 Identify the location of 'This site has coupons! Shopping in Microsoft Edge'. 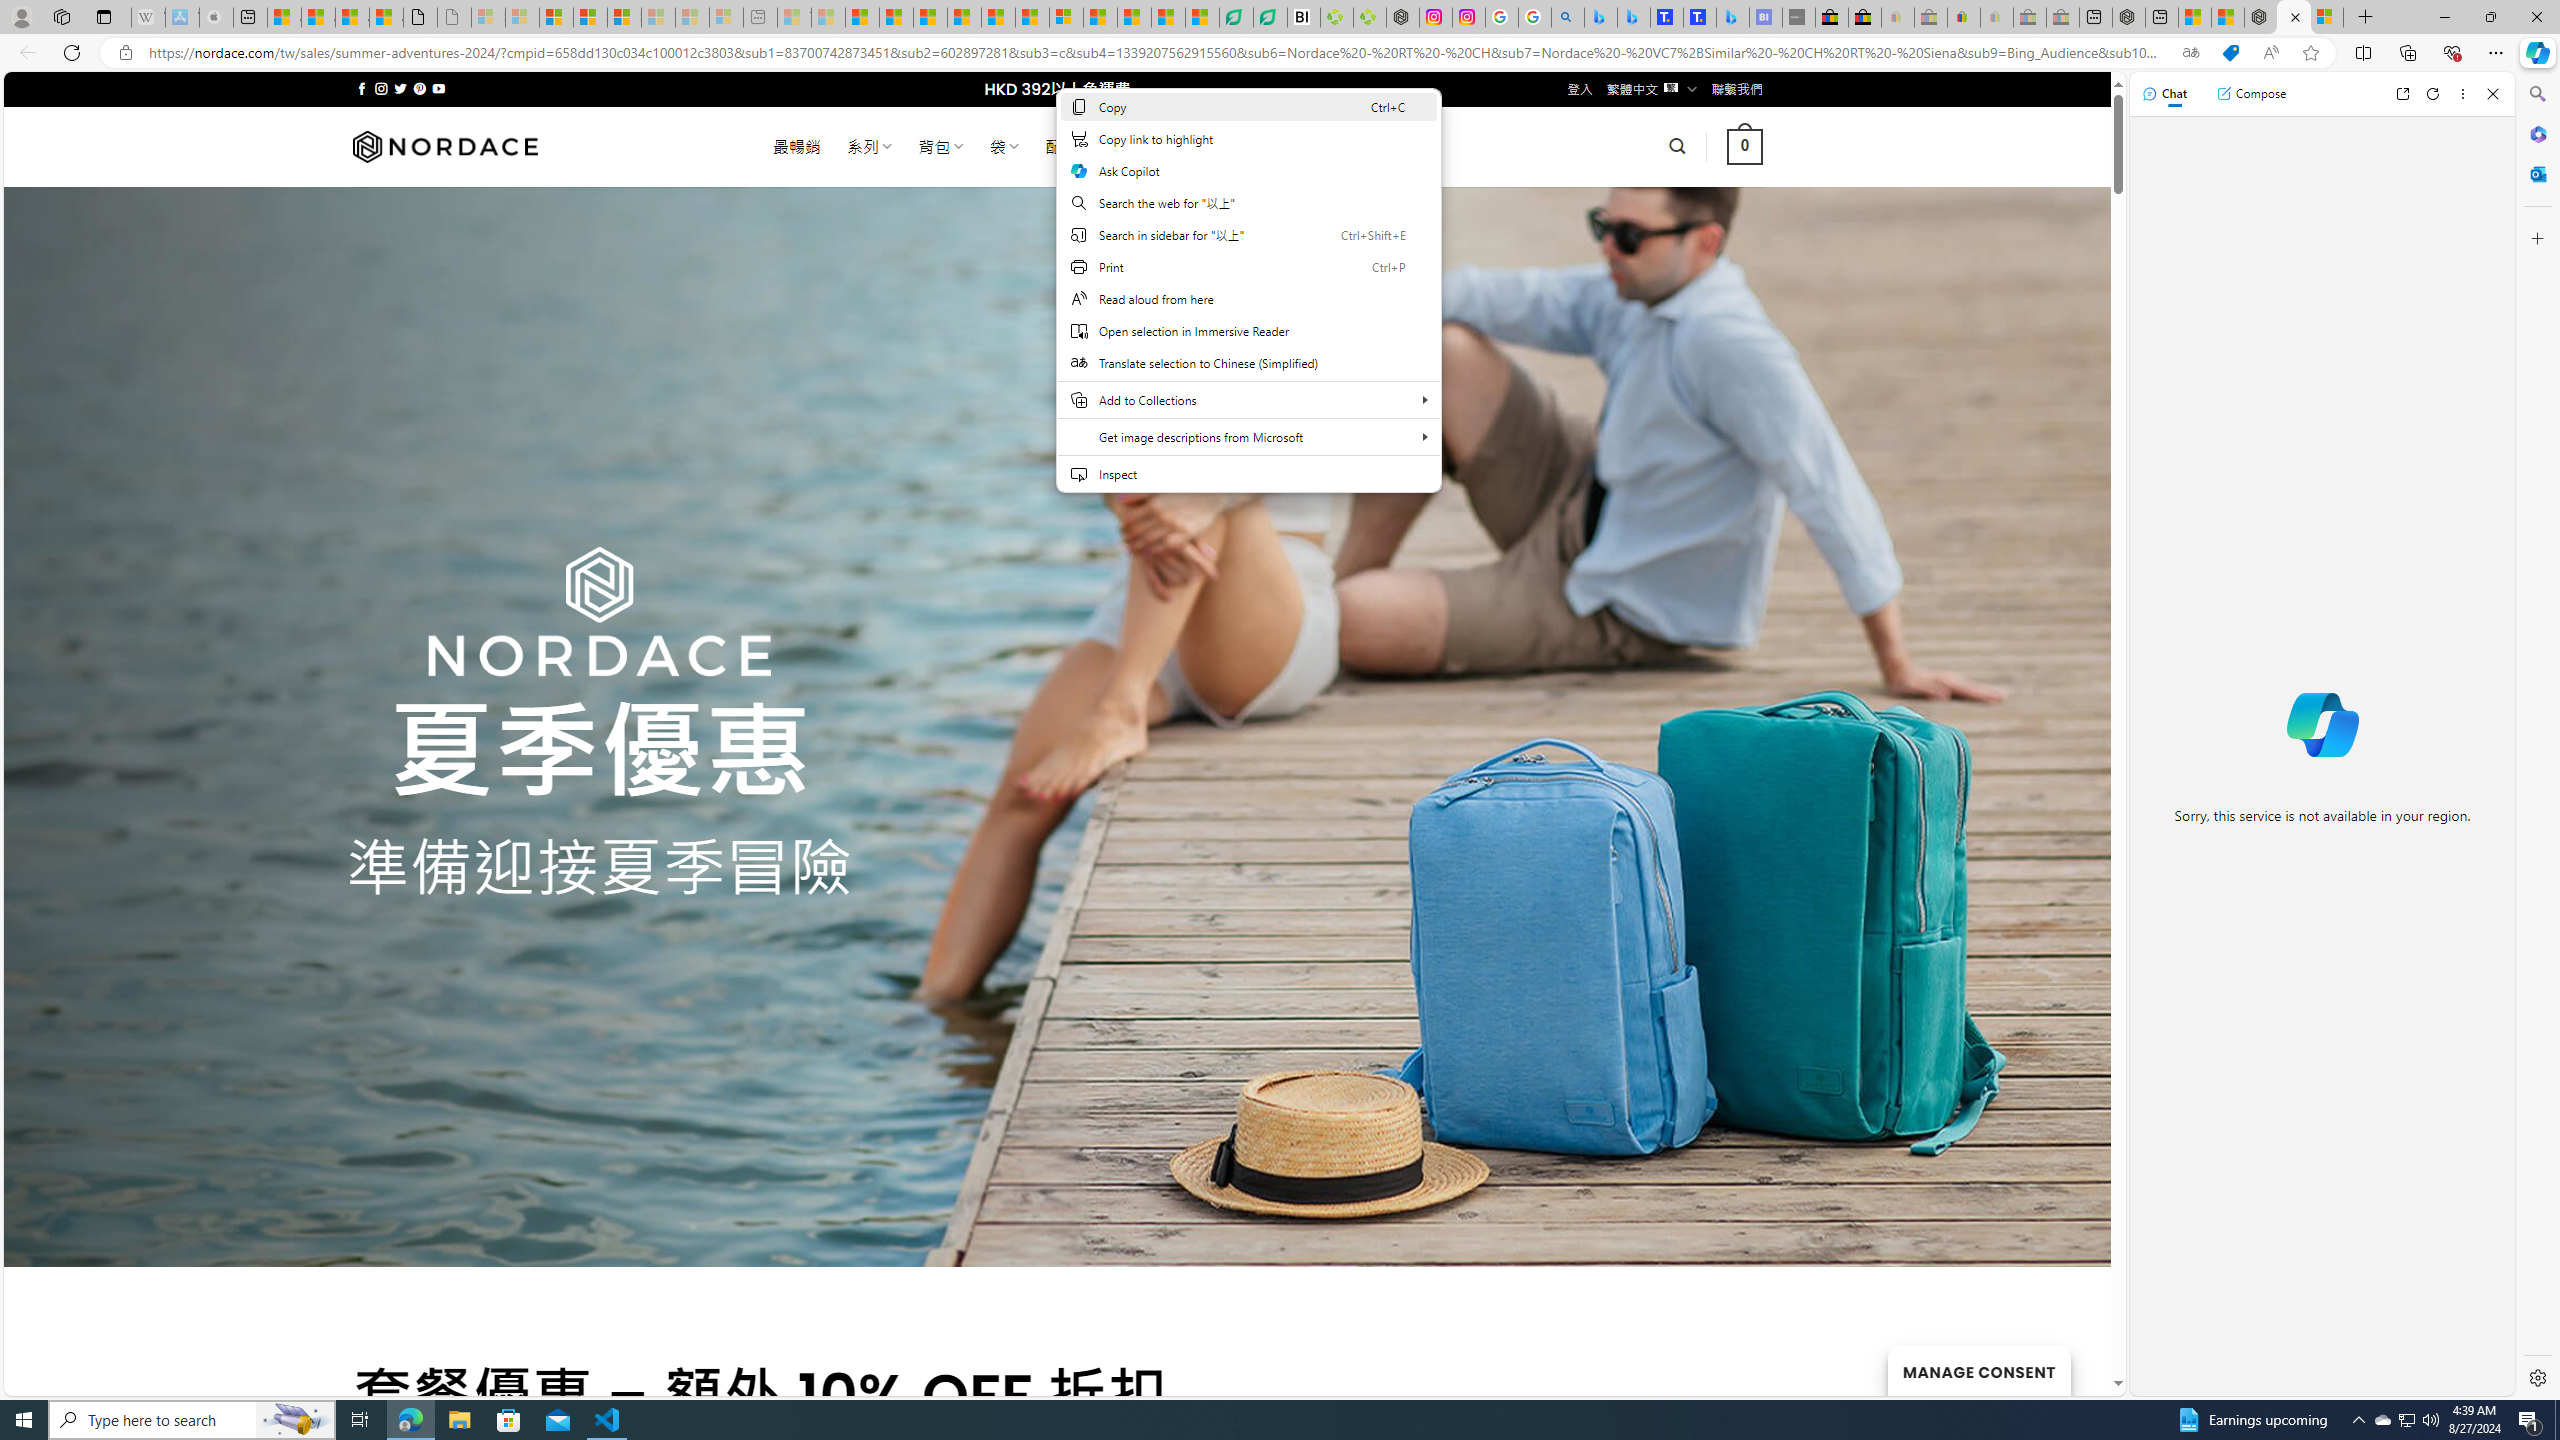
(2230, 53).